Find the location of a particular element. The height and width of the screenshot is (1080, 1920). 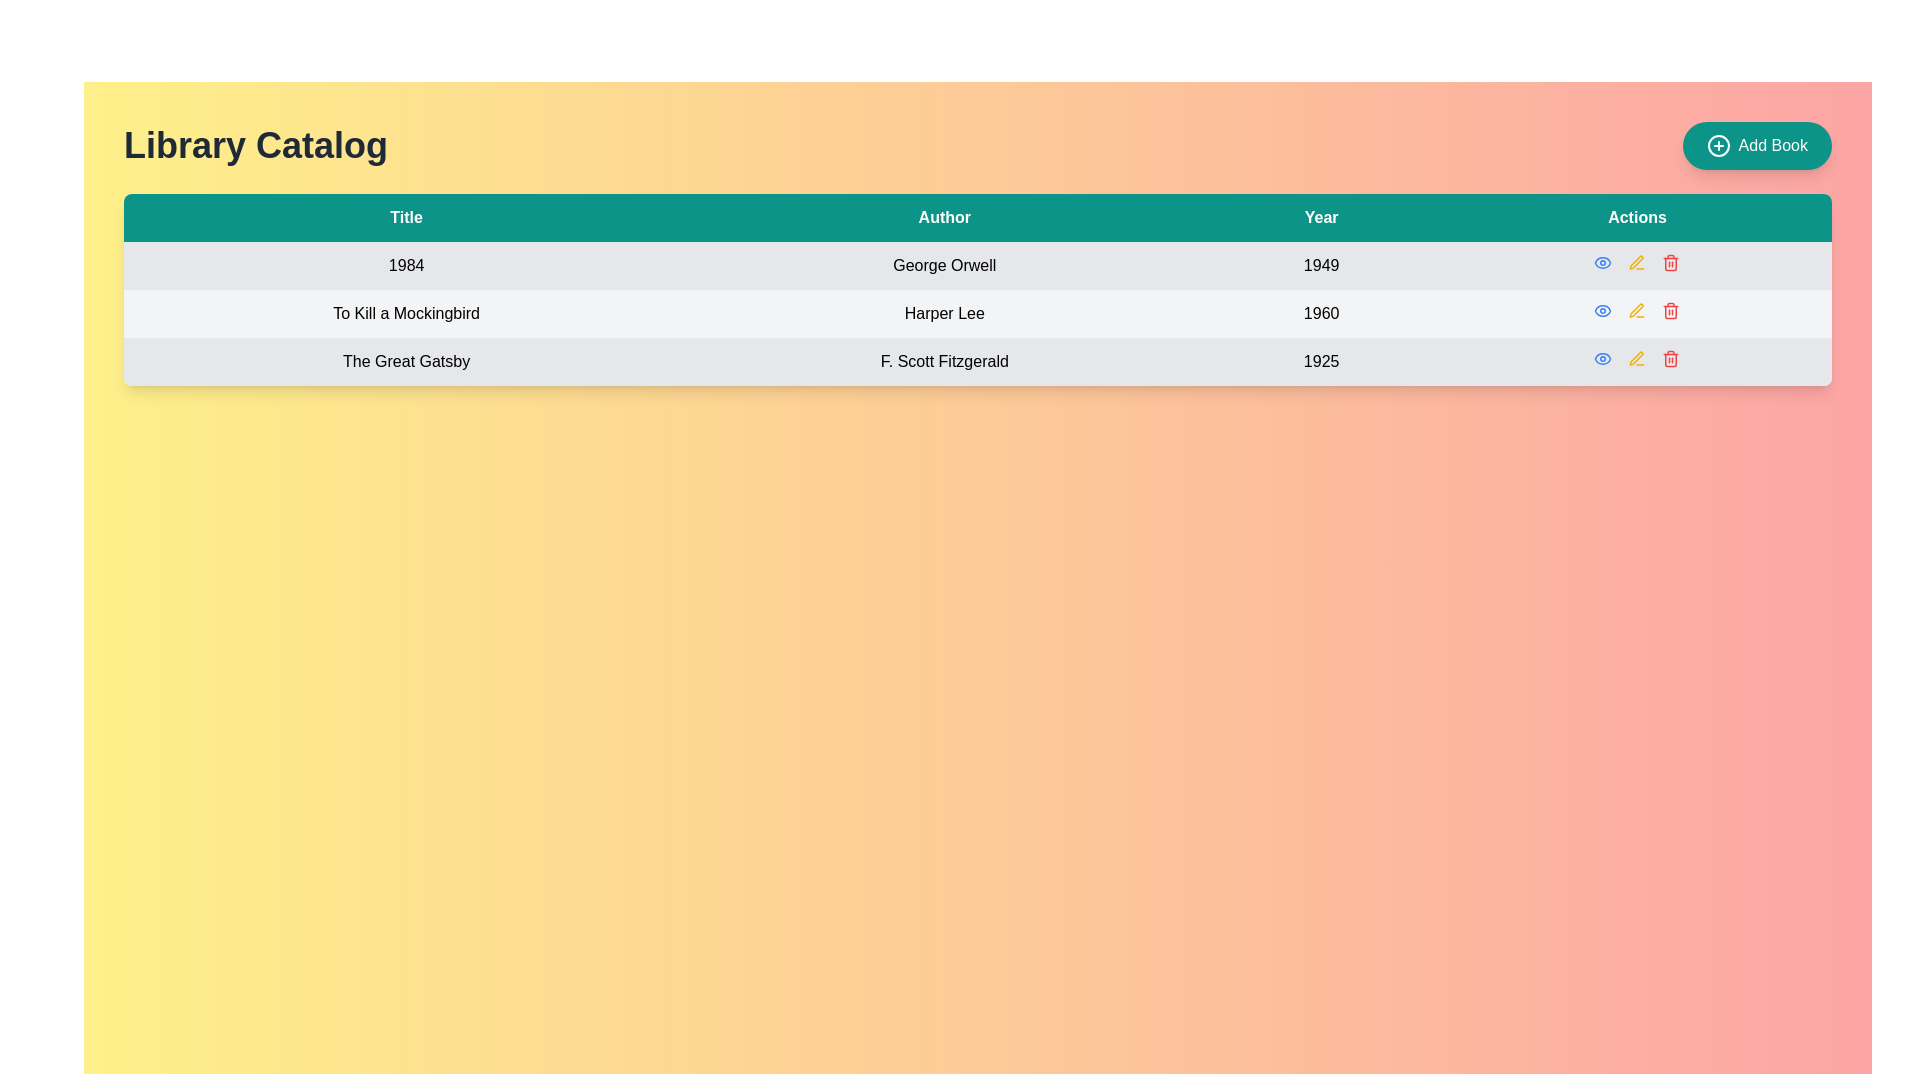

the pen-shaped icon located in the 'Actions' column of the second row in the table is located at coordinates (1637, 261).